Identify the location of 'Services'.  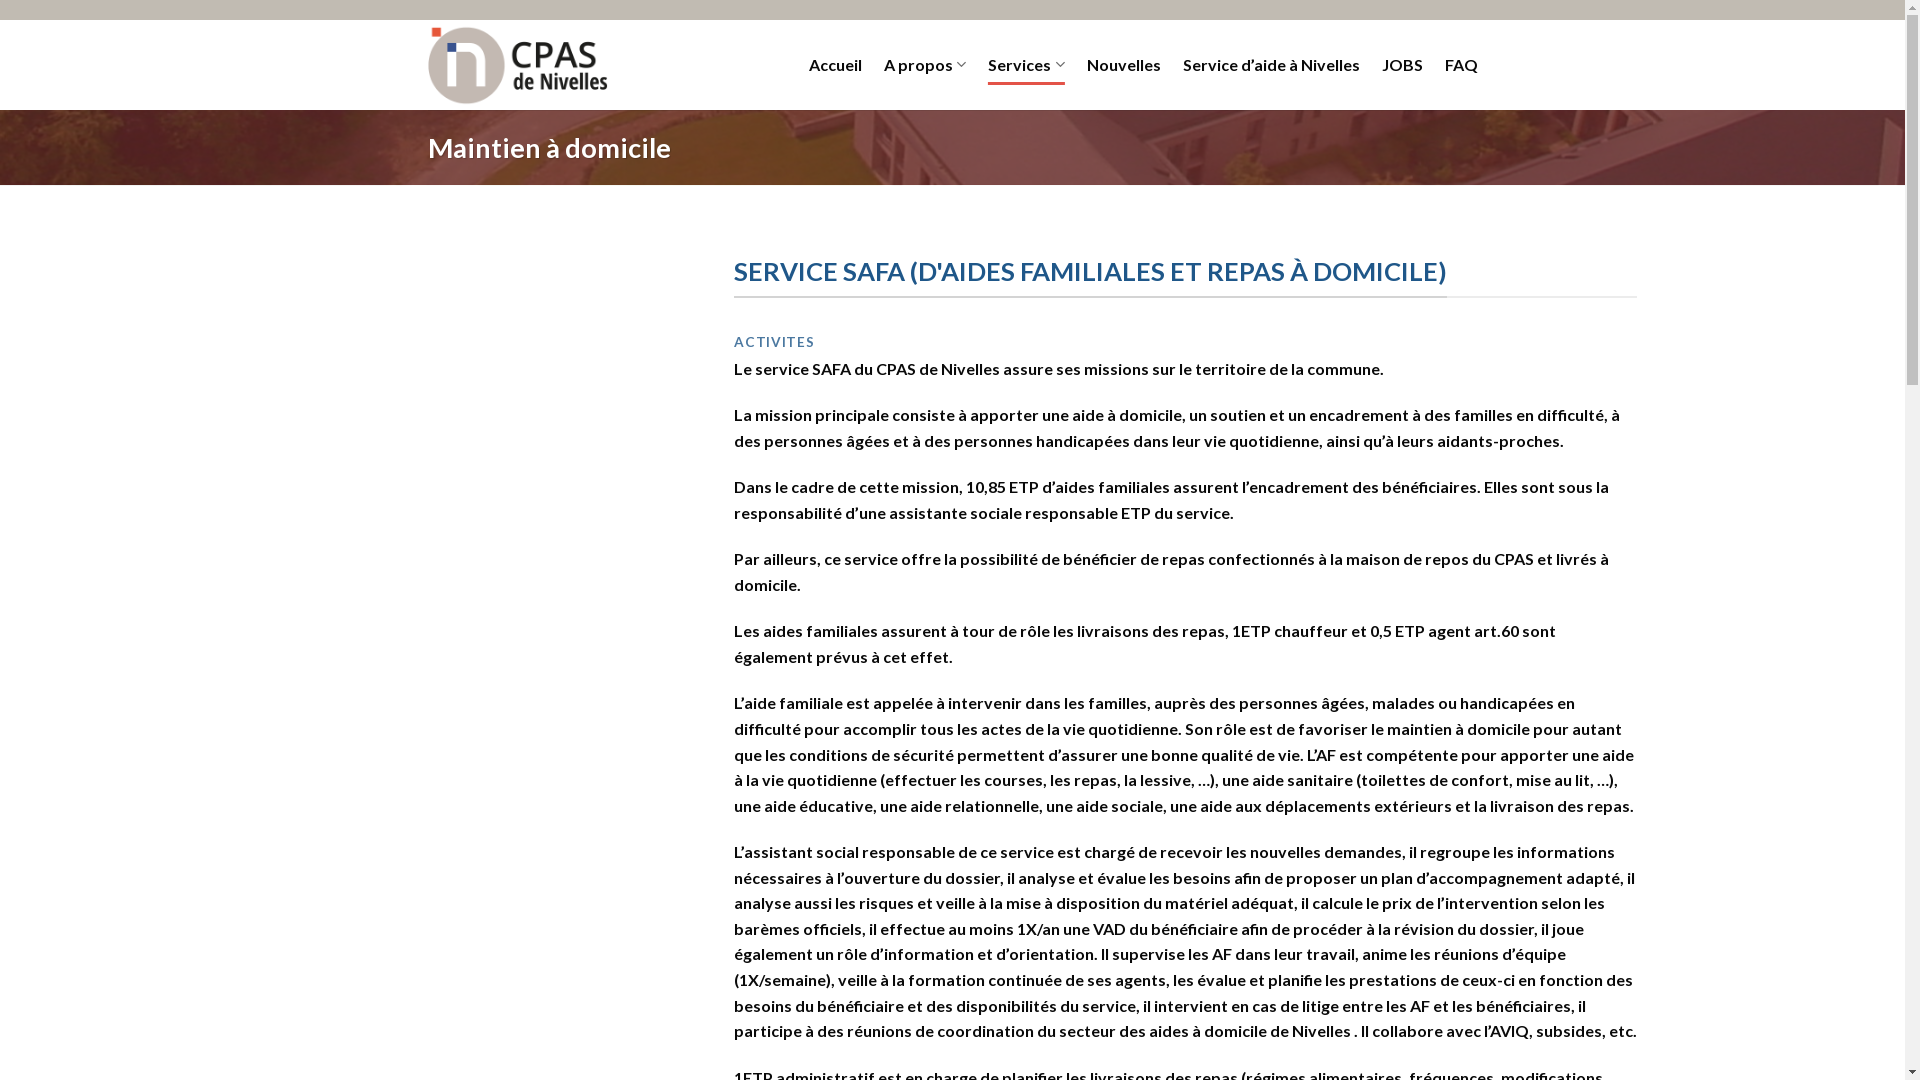
(1026, 63).